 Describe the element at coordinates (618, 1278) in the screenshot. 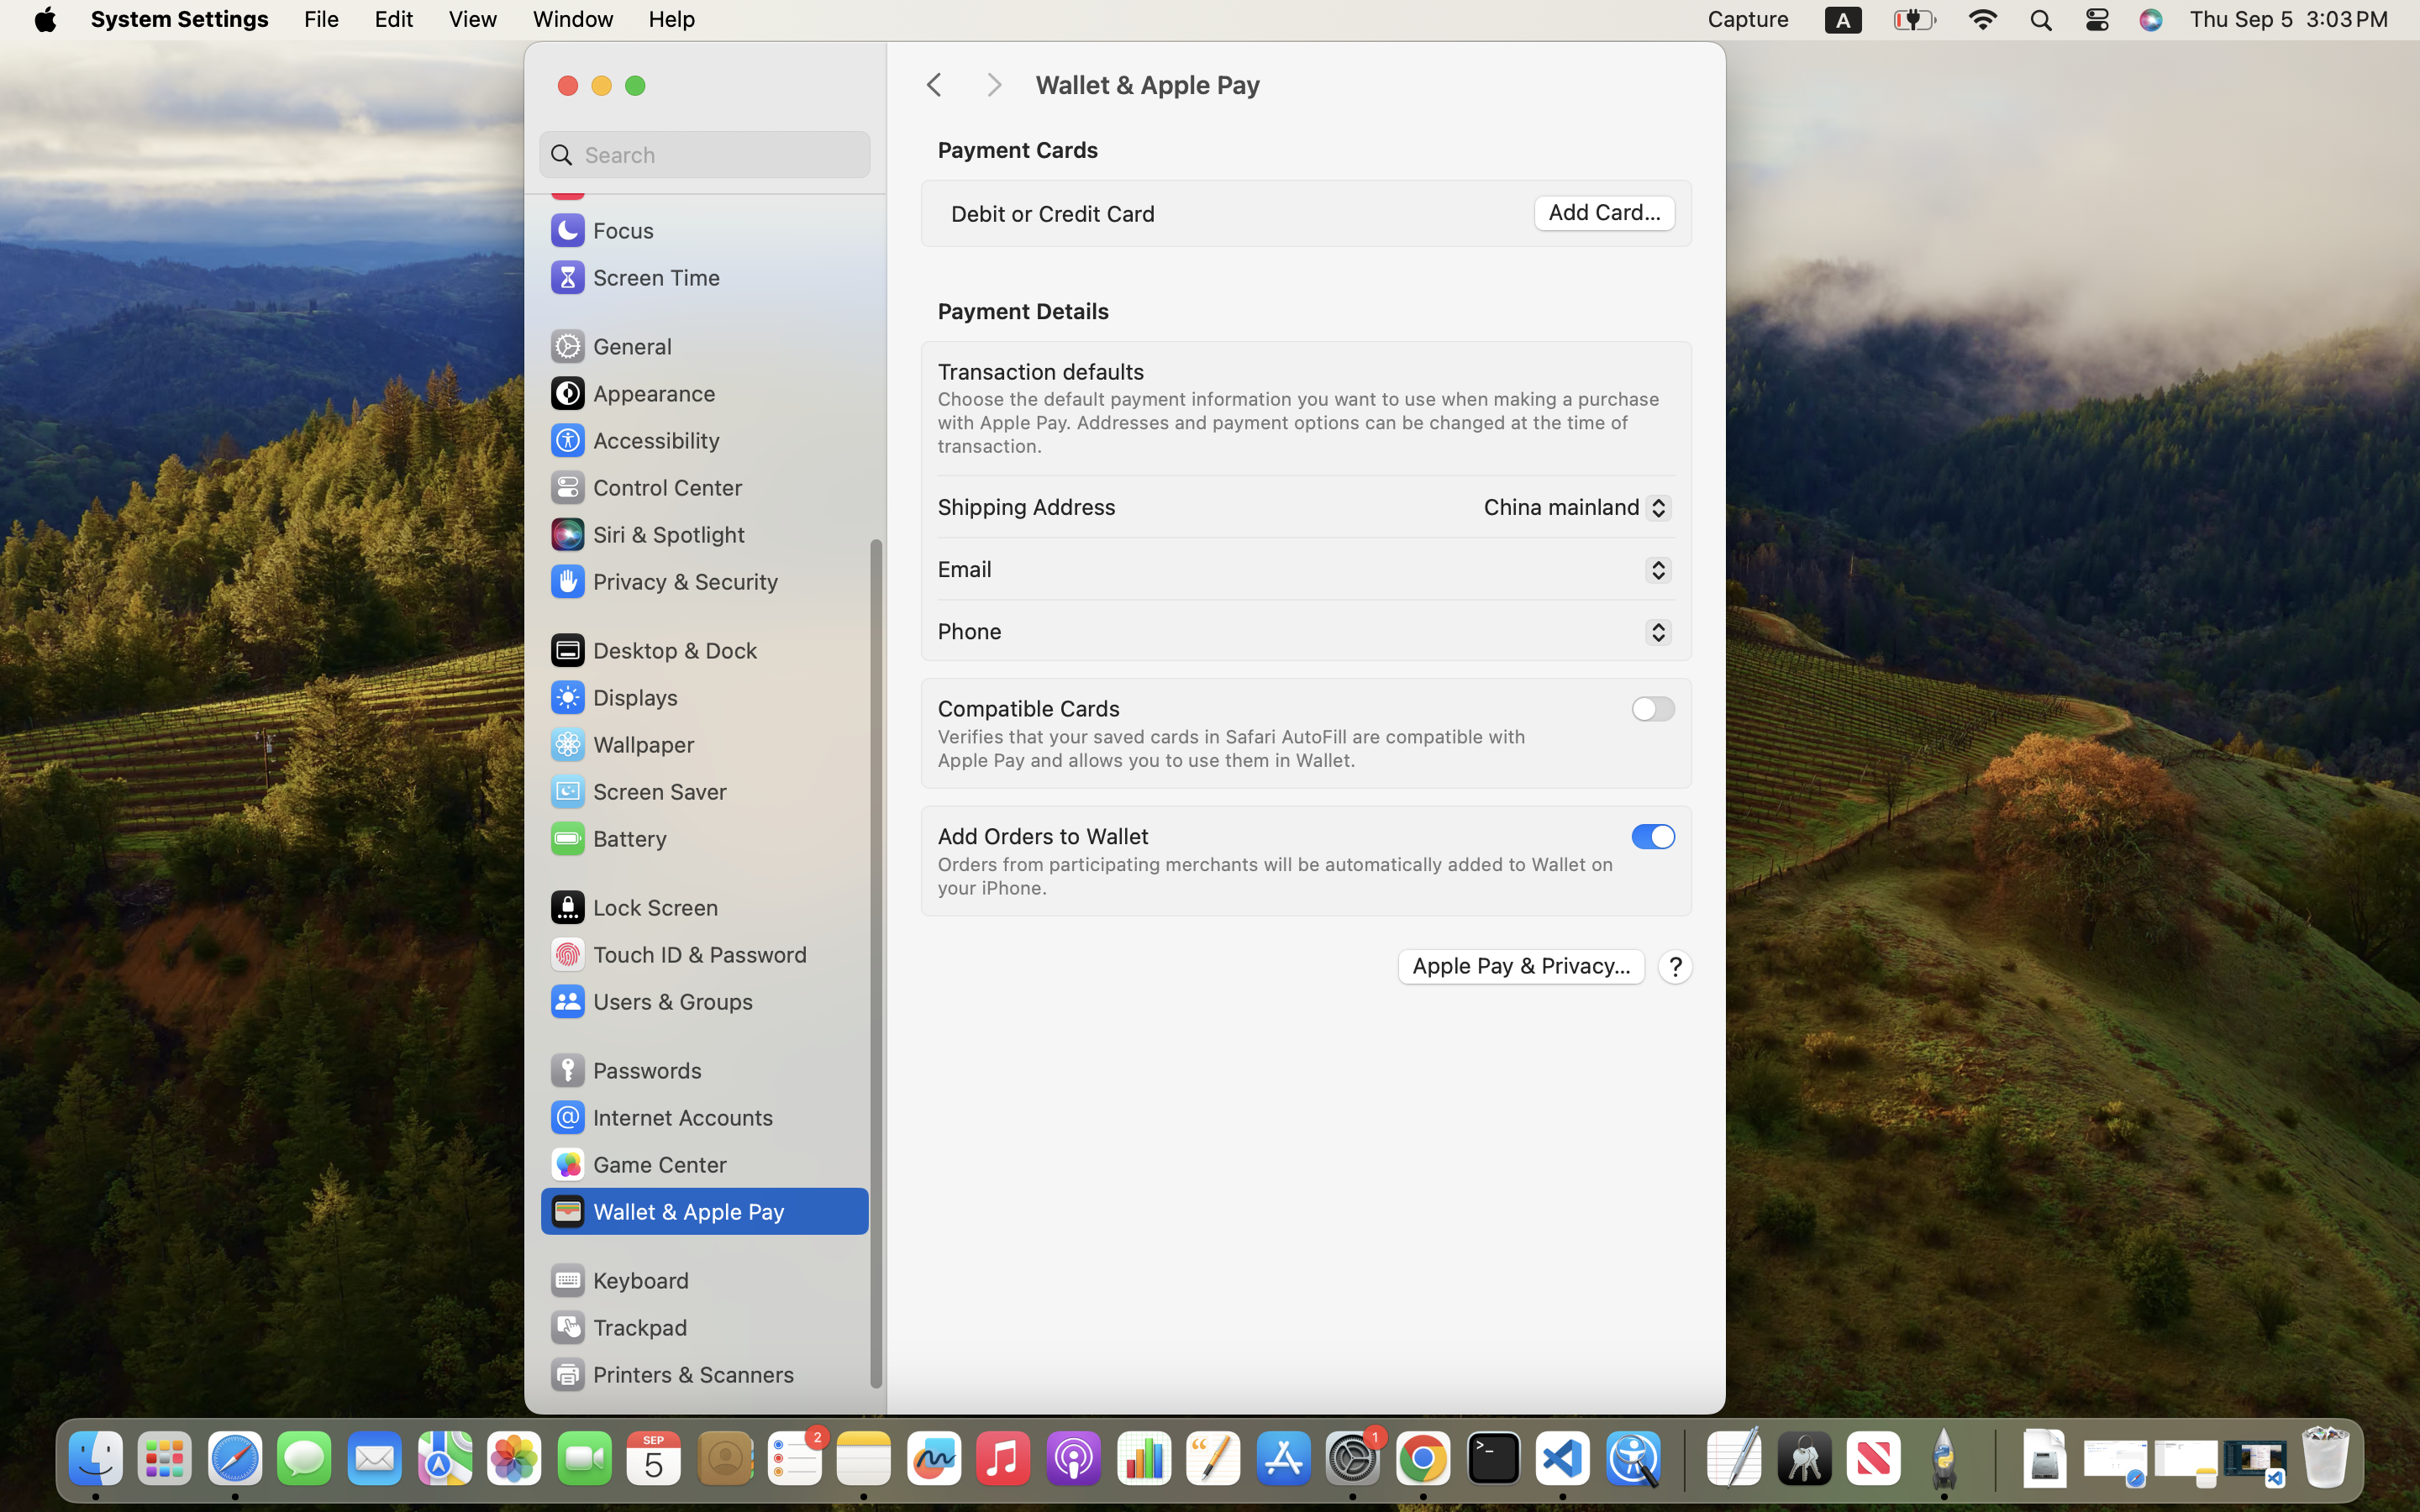

I see `'Keyboard'` at that location.